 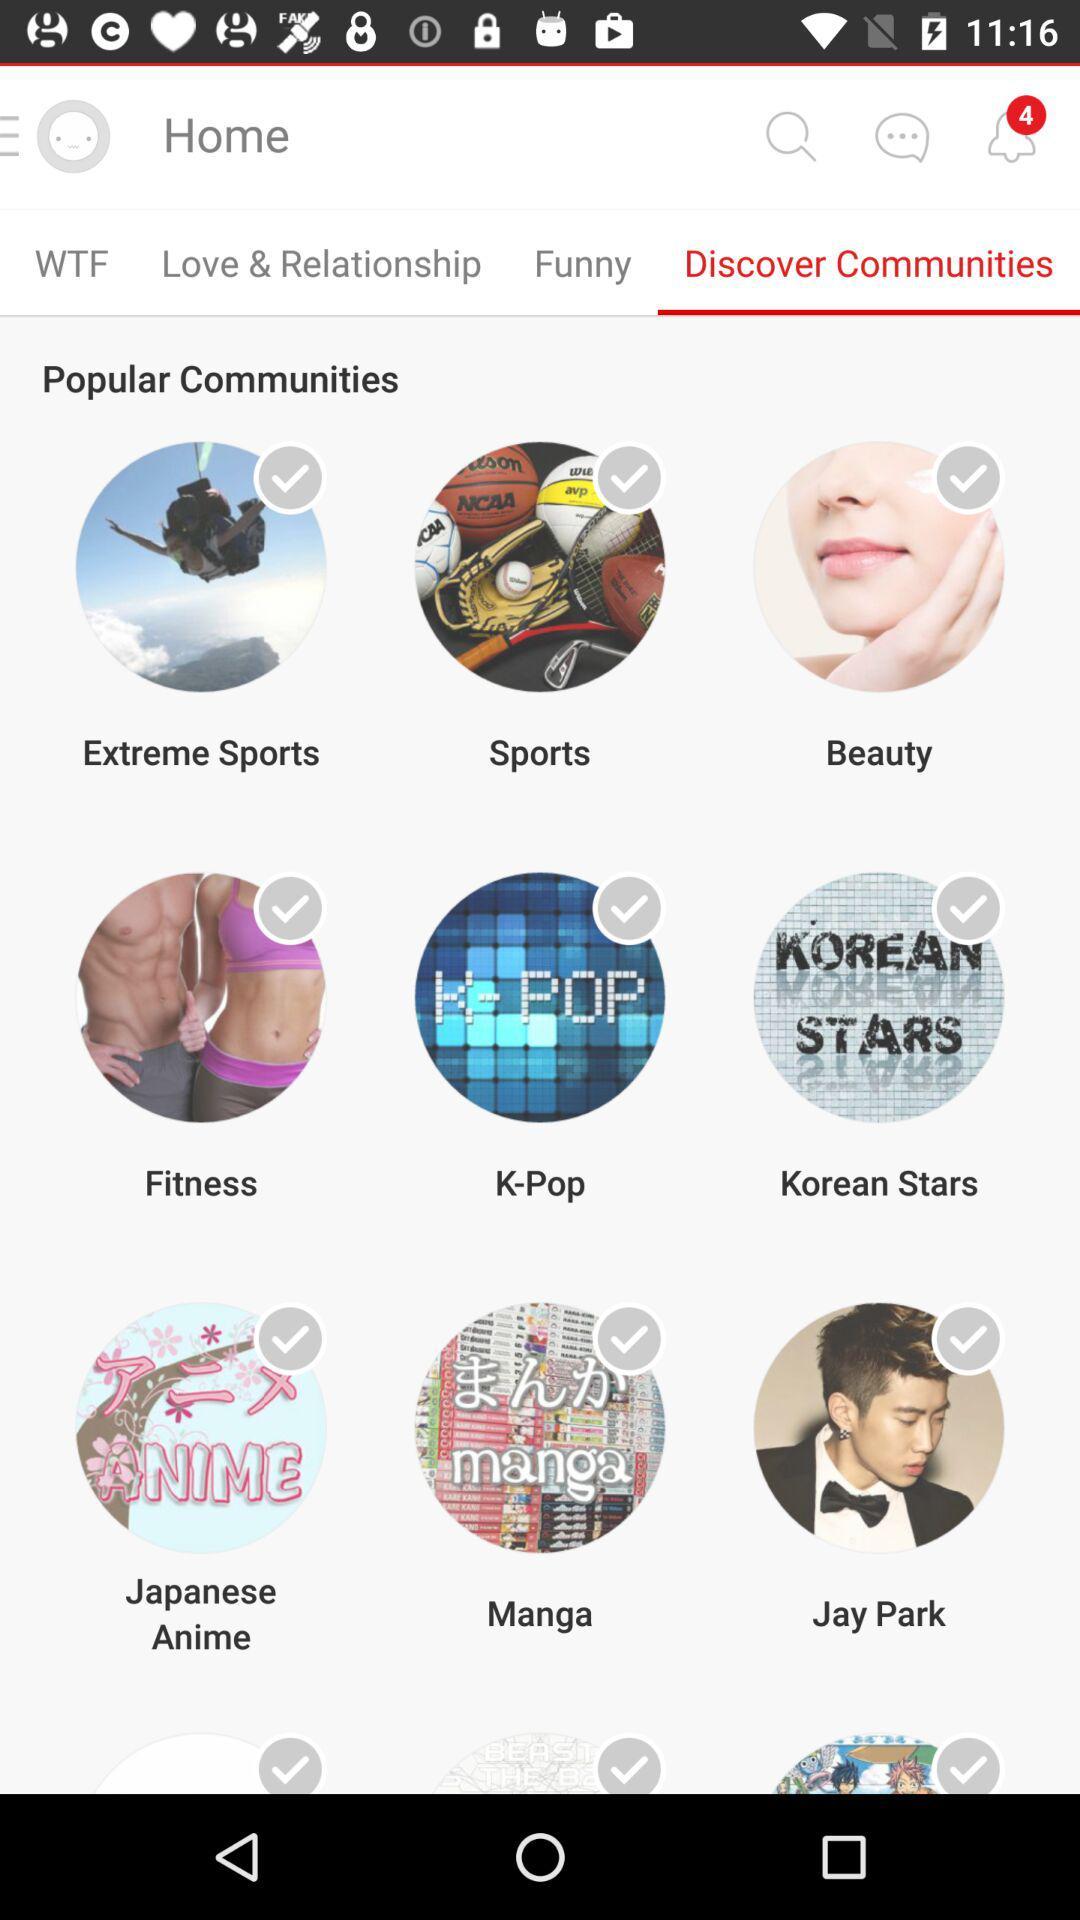 I want to click on check interest box, so click(x=628, y=476).